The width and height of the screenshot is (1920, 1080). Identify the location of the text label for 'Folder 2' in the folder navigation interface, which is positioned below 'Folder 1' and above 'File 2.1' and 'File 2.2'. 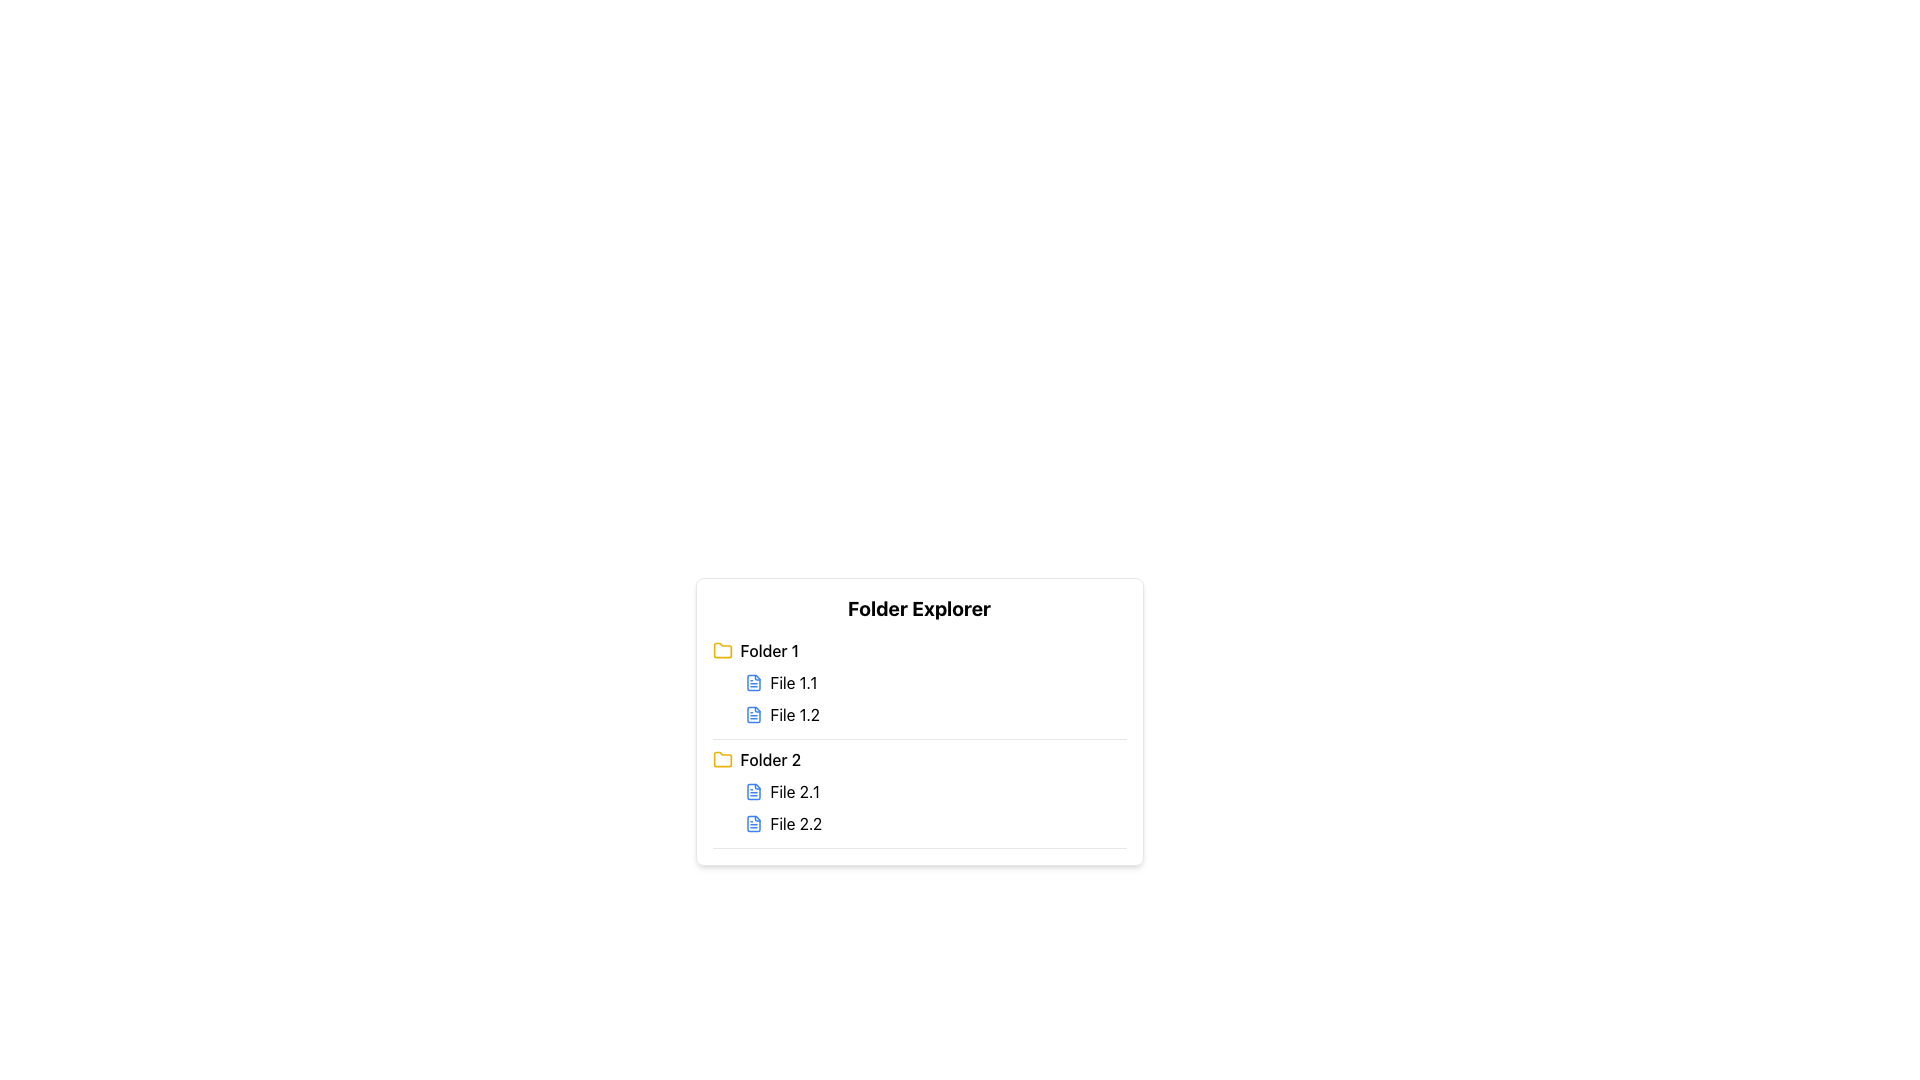
(769, 759).